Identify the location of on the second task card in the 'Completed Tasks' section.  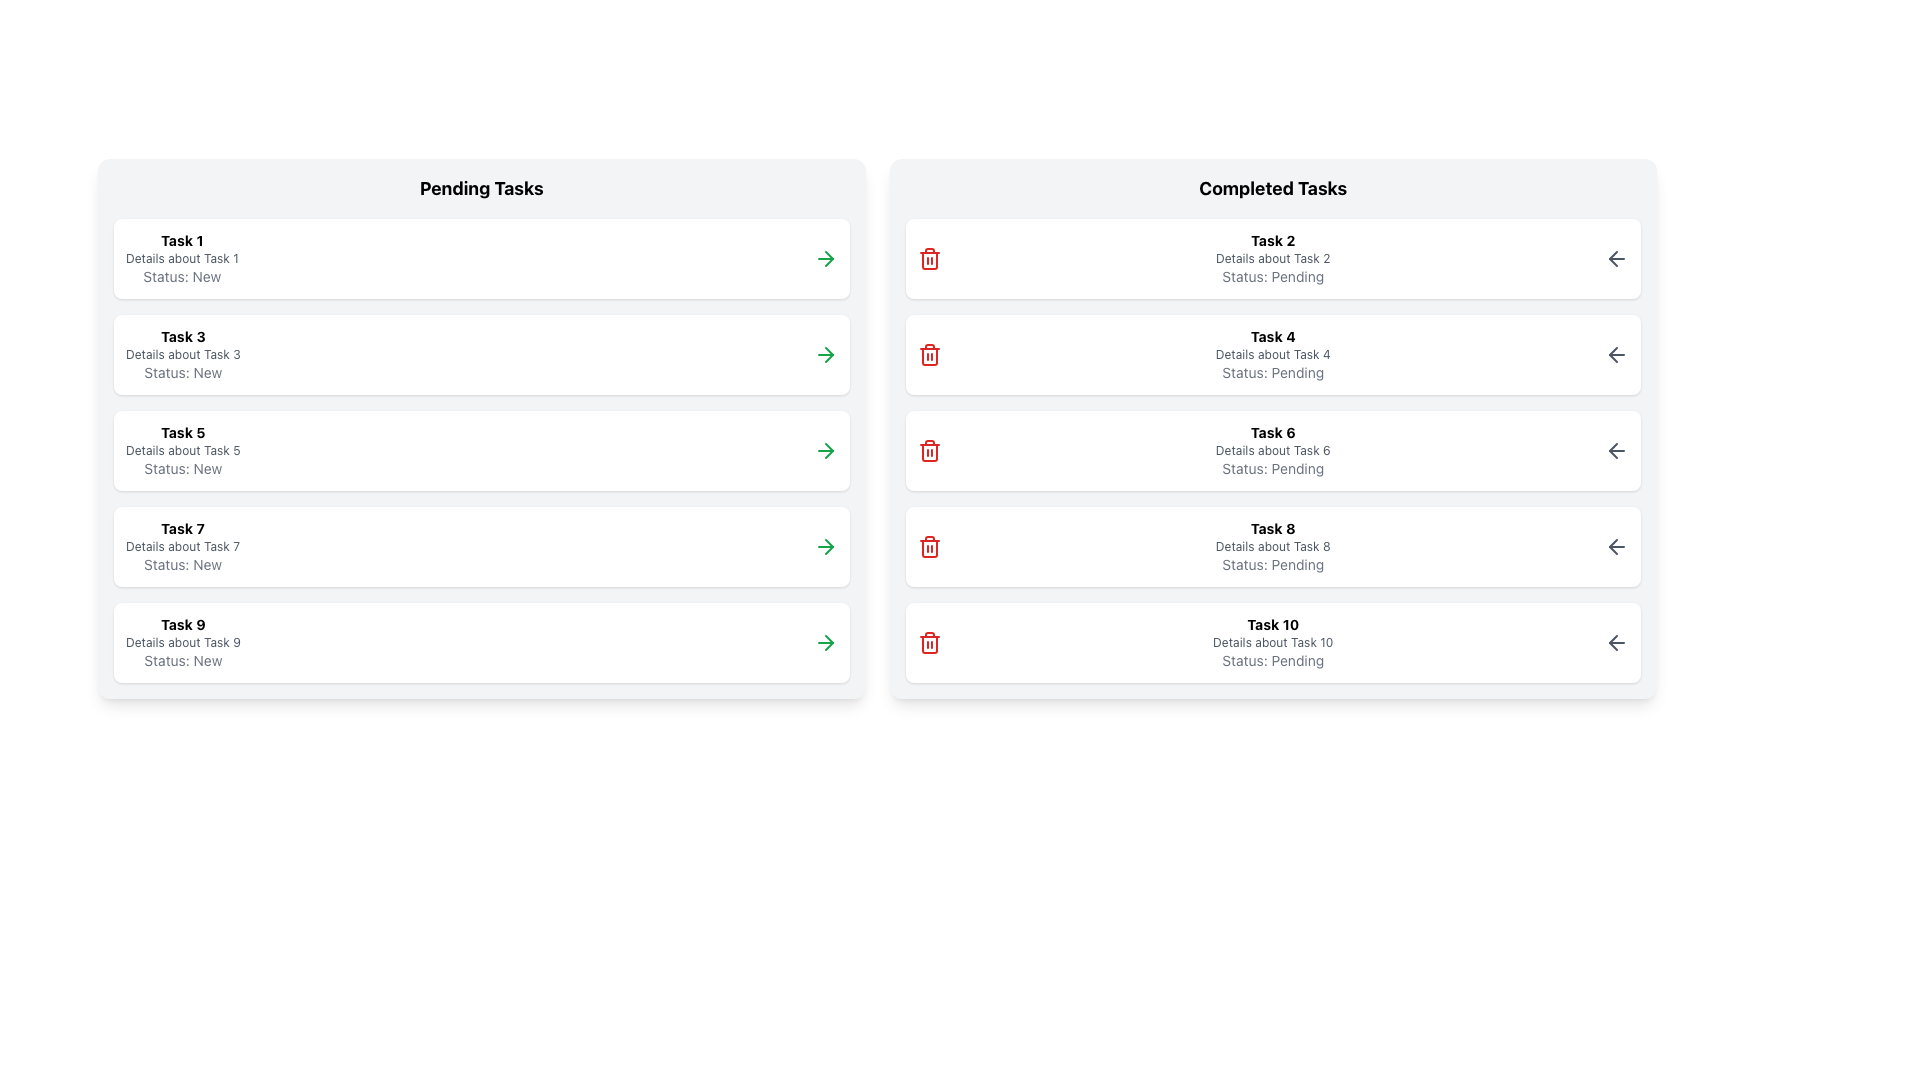
(1272, 353).